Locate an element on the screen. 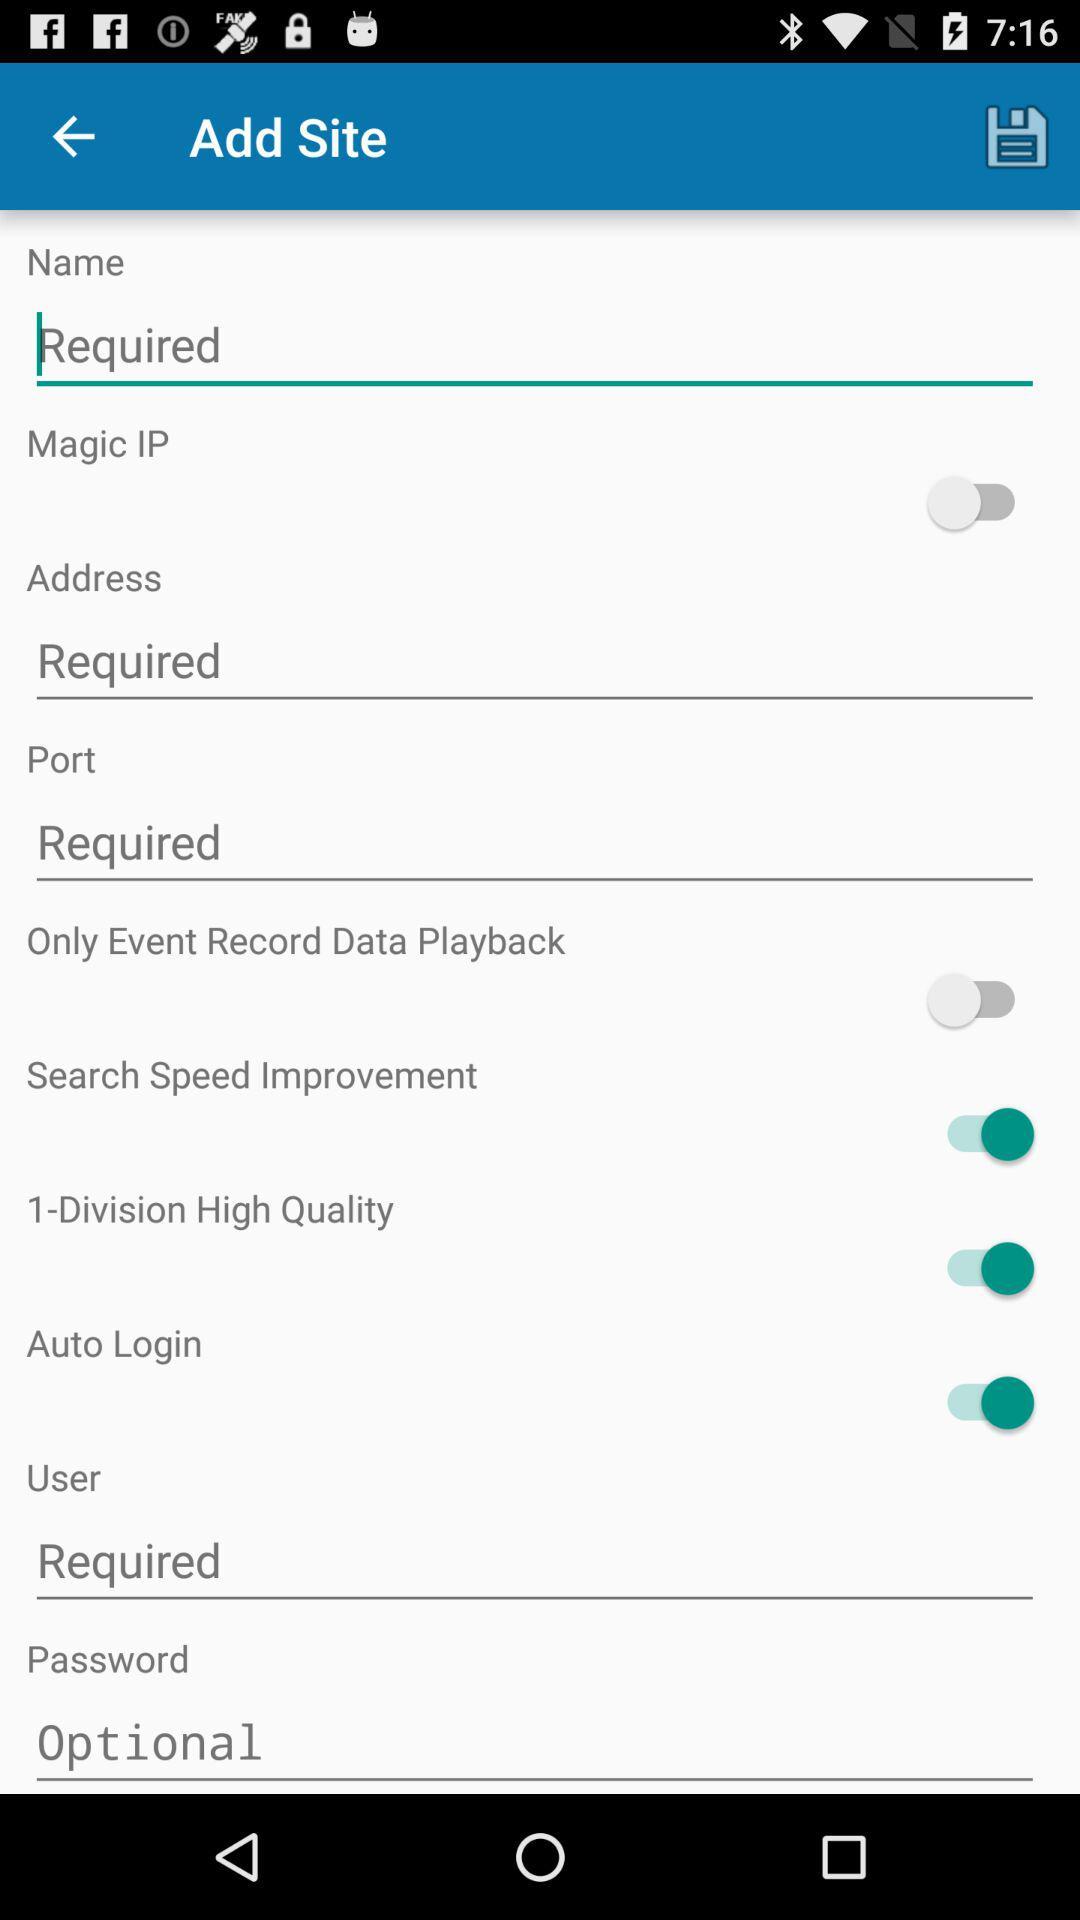 This screenshot has width=1080, height=1920. search button is located at coordinates (979, 1134).